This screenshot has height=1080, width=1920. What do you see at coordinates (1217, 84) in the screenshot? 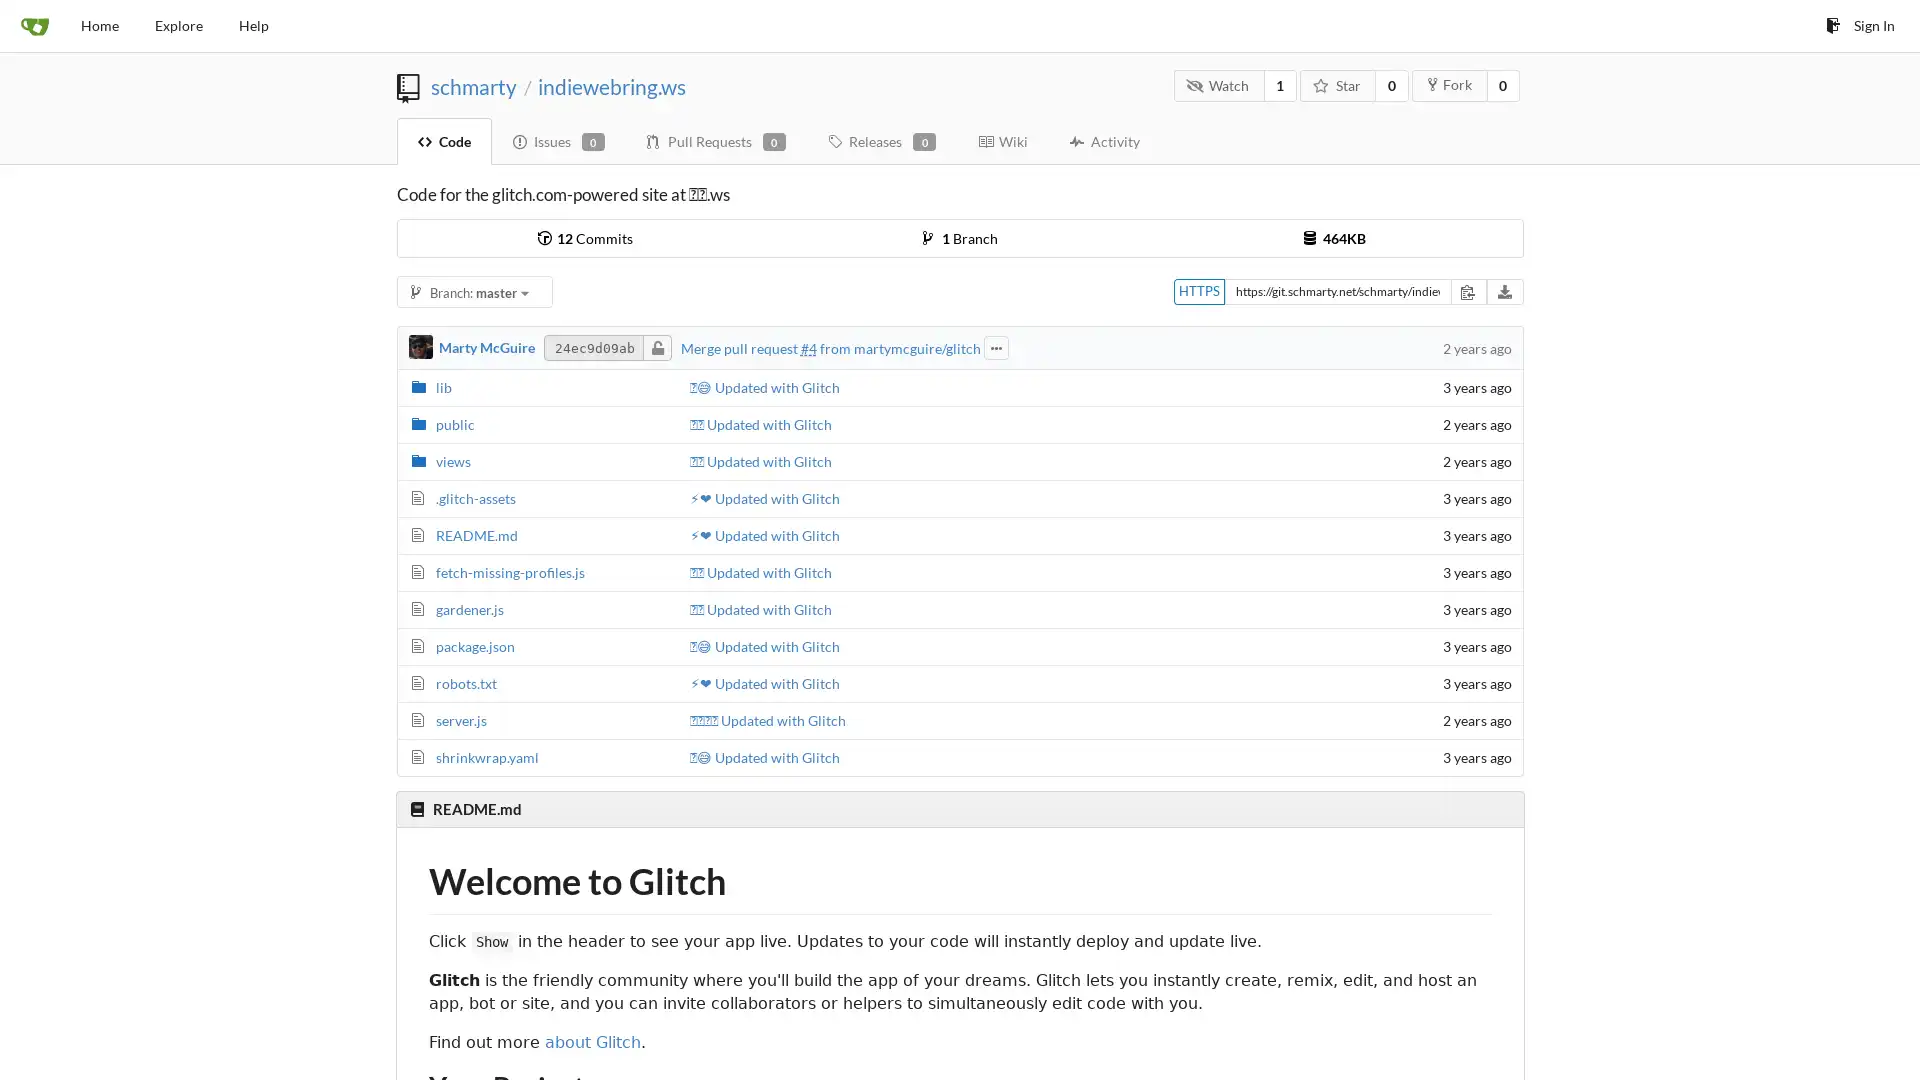
I see `Watch` at bounding box center [1217, 84].